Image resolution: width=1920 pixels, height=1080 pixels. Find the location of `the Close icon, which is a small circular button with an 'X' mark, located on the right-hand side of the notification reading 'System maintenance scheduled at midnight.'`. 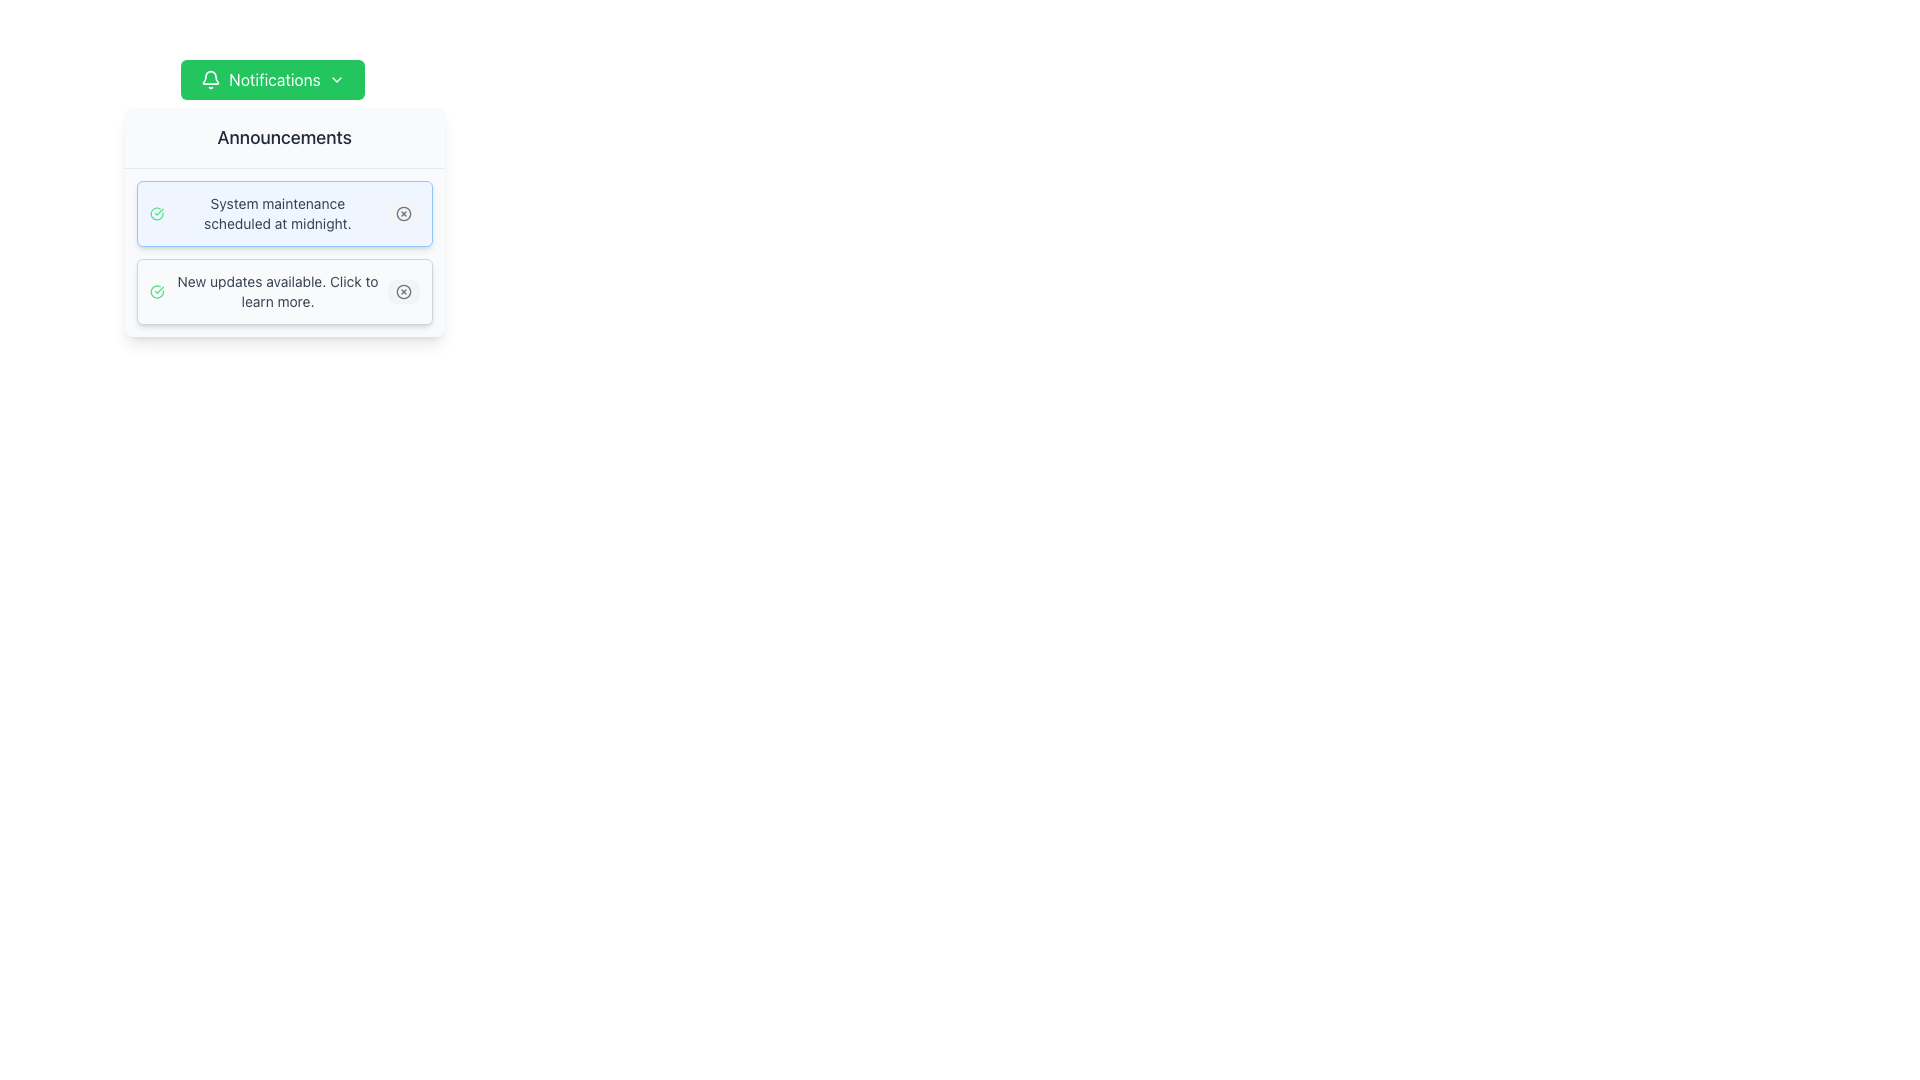

the Close icon, which is a small circular button with an 'X' mark, located on the right-hand side of the notification reading 'System maintenance scheduled at midnight.' is located at coordinates (402, 213).